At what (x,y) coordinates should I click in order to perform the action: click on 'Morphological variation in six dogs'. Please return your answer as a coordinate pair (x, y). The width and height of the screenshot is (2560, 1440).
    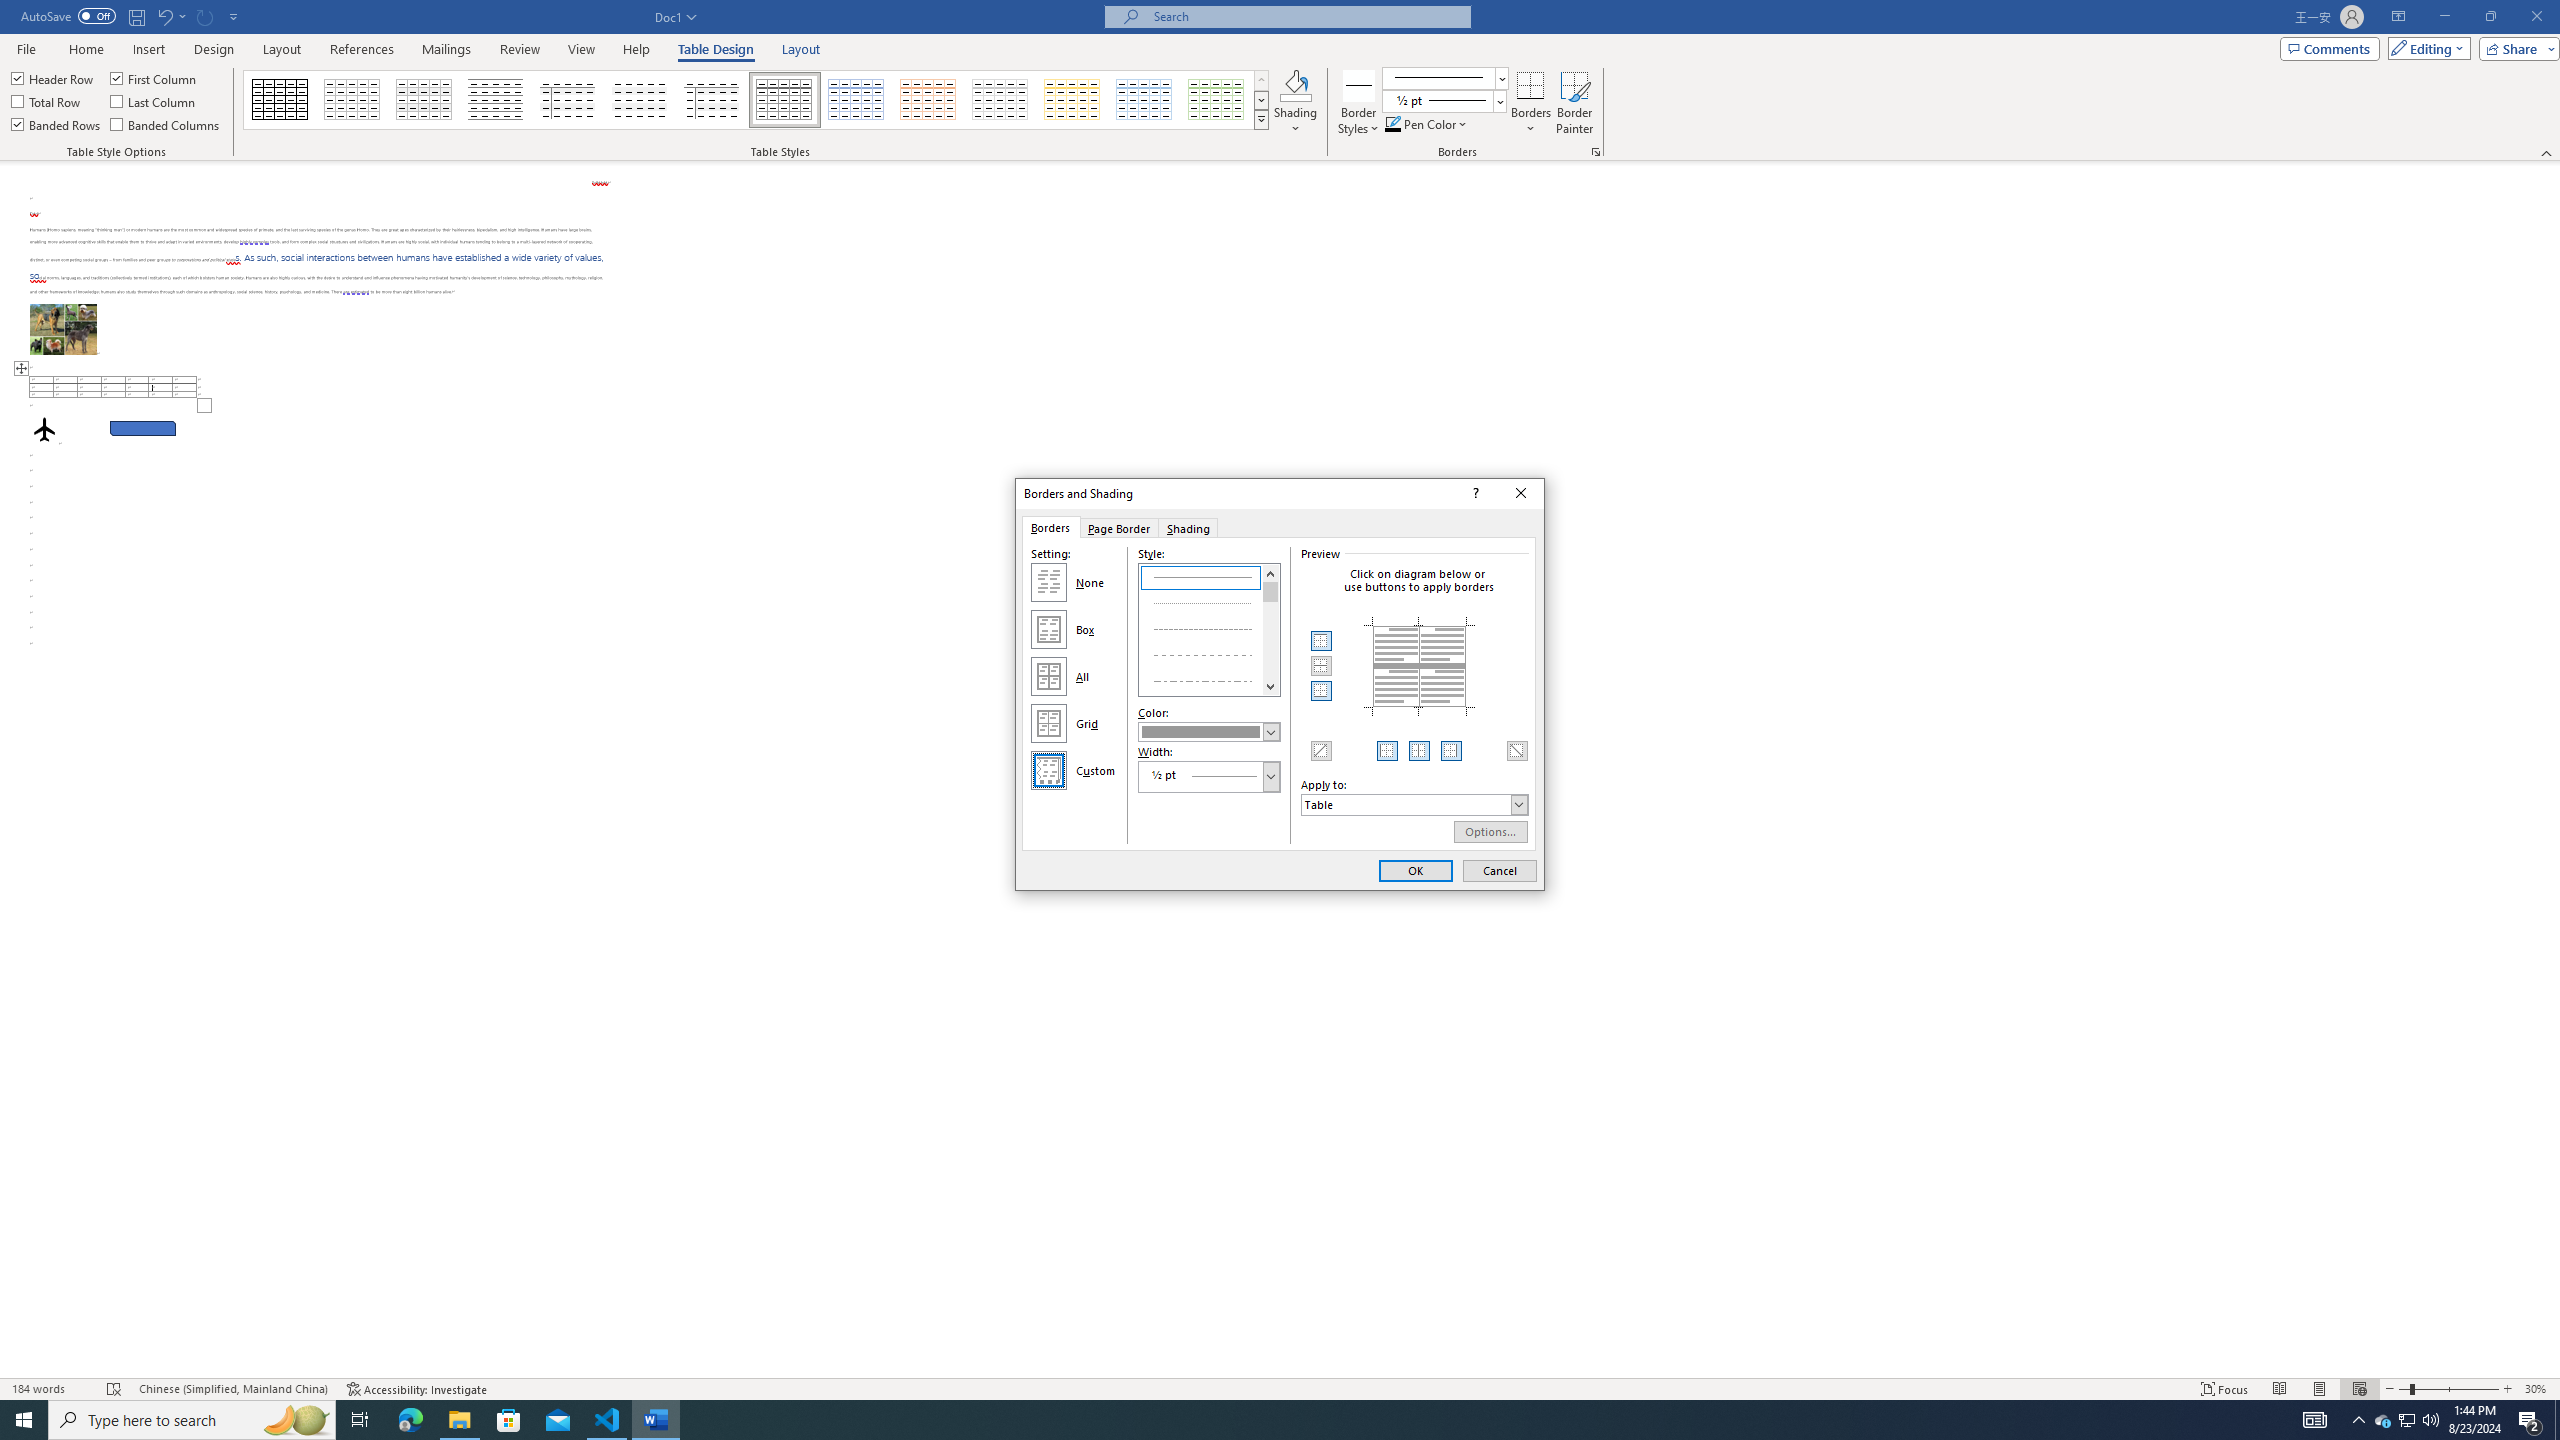
    Looking at the image, I should click on (64, 329).